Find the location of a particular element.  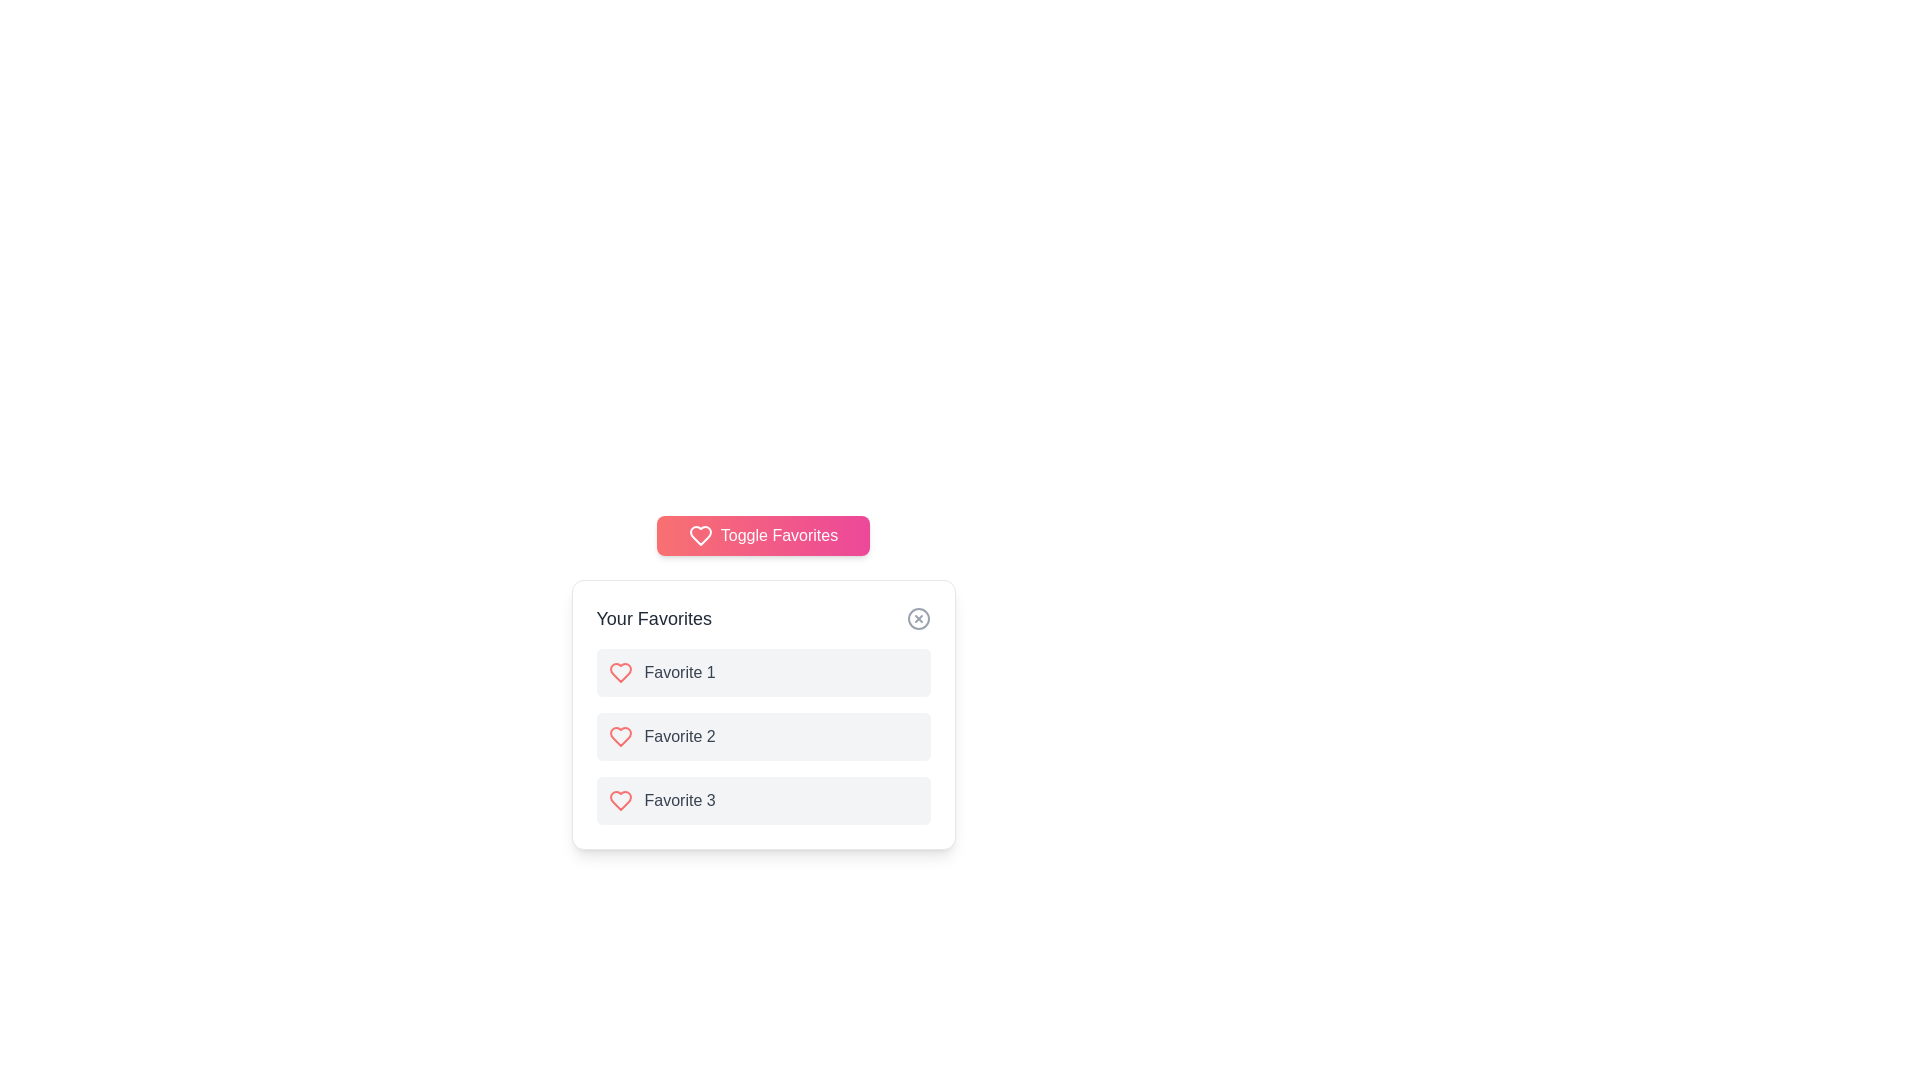

the Text label indicating the second favorite item in the 'Your Favorites' list located within the modal card labeled 'Your Favorites' is located at coordinates (680, 736).